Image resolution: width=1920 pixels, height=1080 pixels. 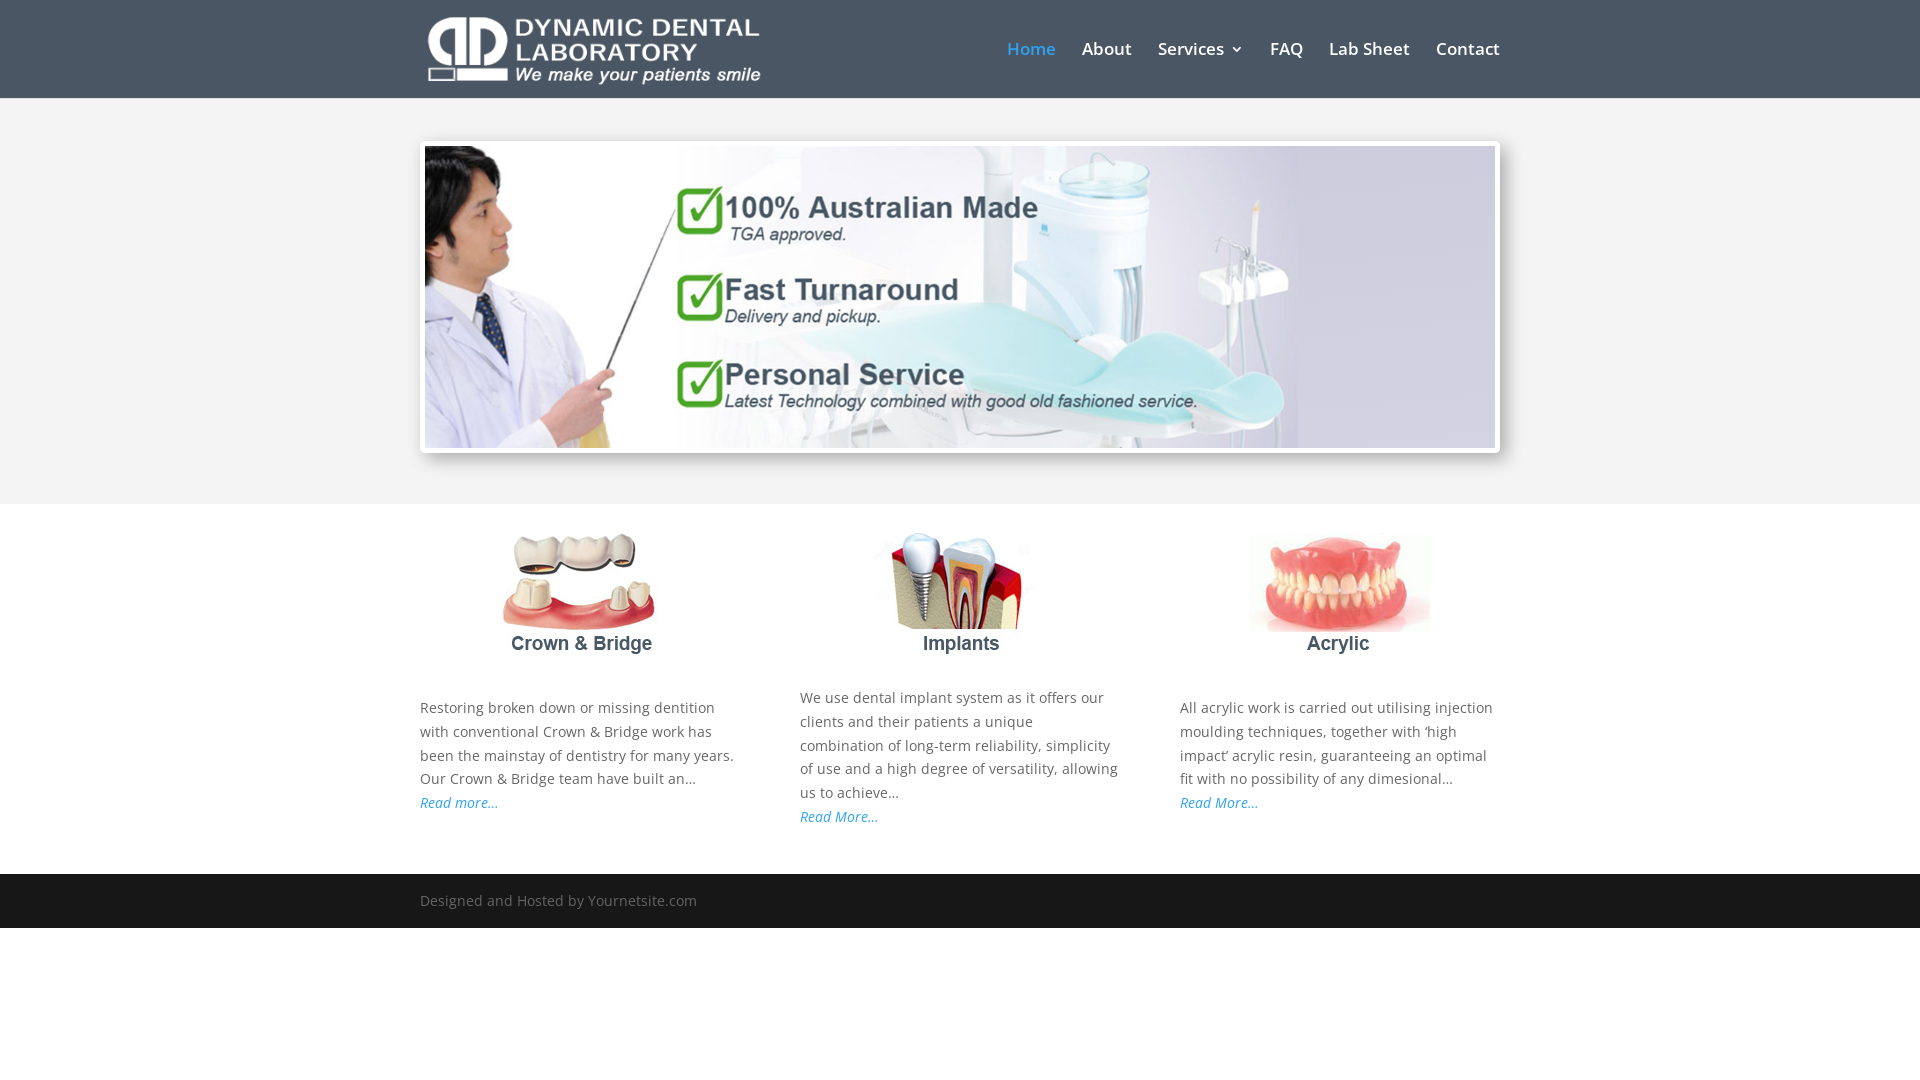 I want to click on 'Contact', so click(x=1468, y=68).